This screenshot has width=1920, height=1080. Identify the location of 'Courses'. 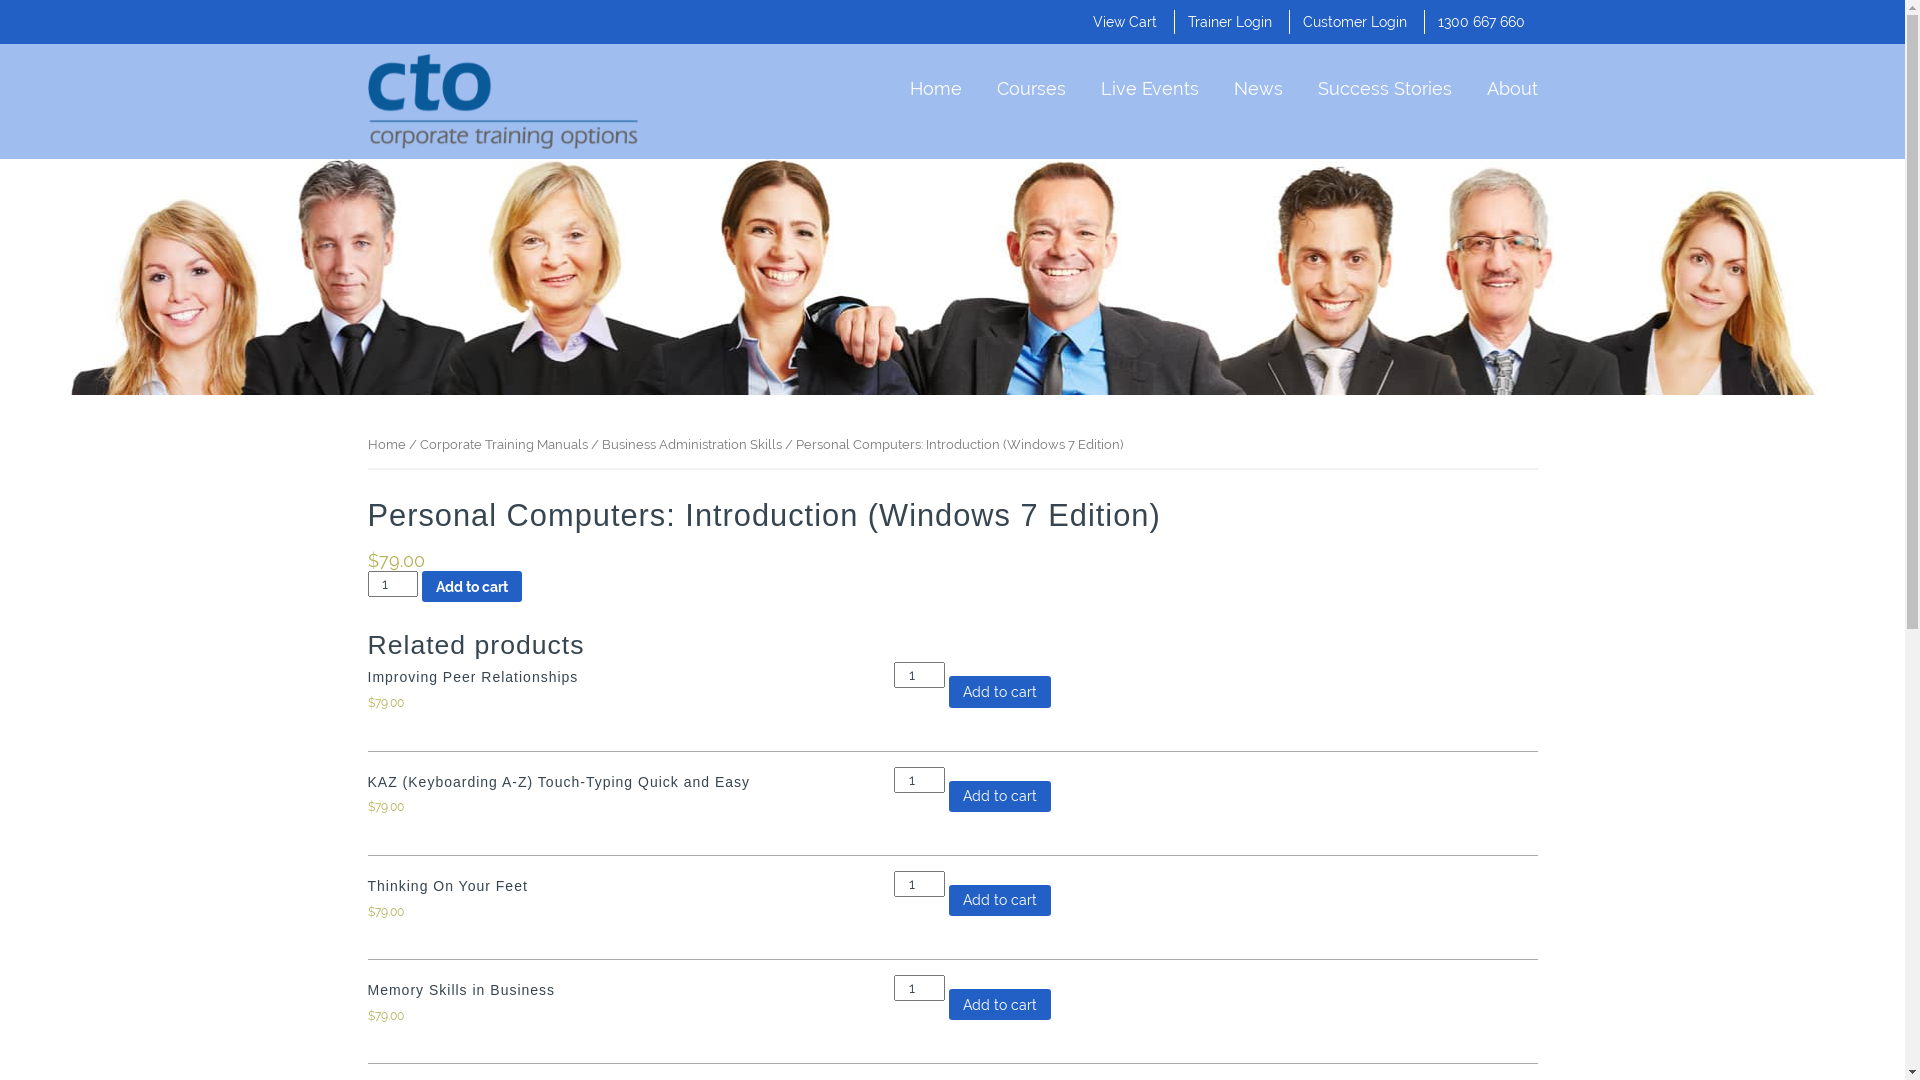
(1030, 84).